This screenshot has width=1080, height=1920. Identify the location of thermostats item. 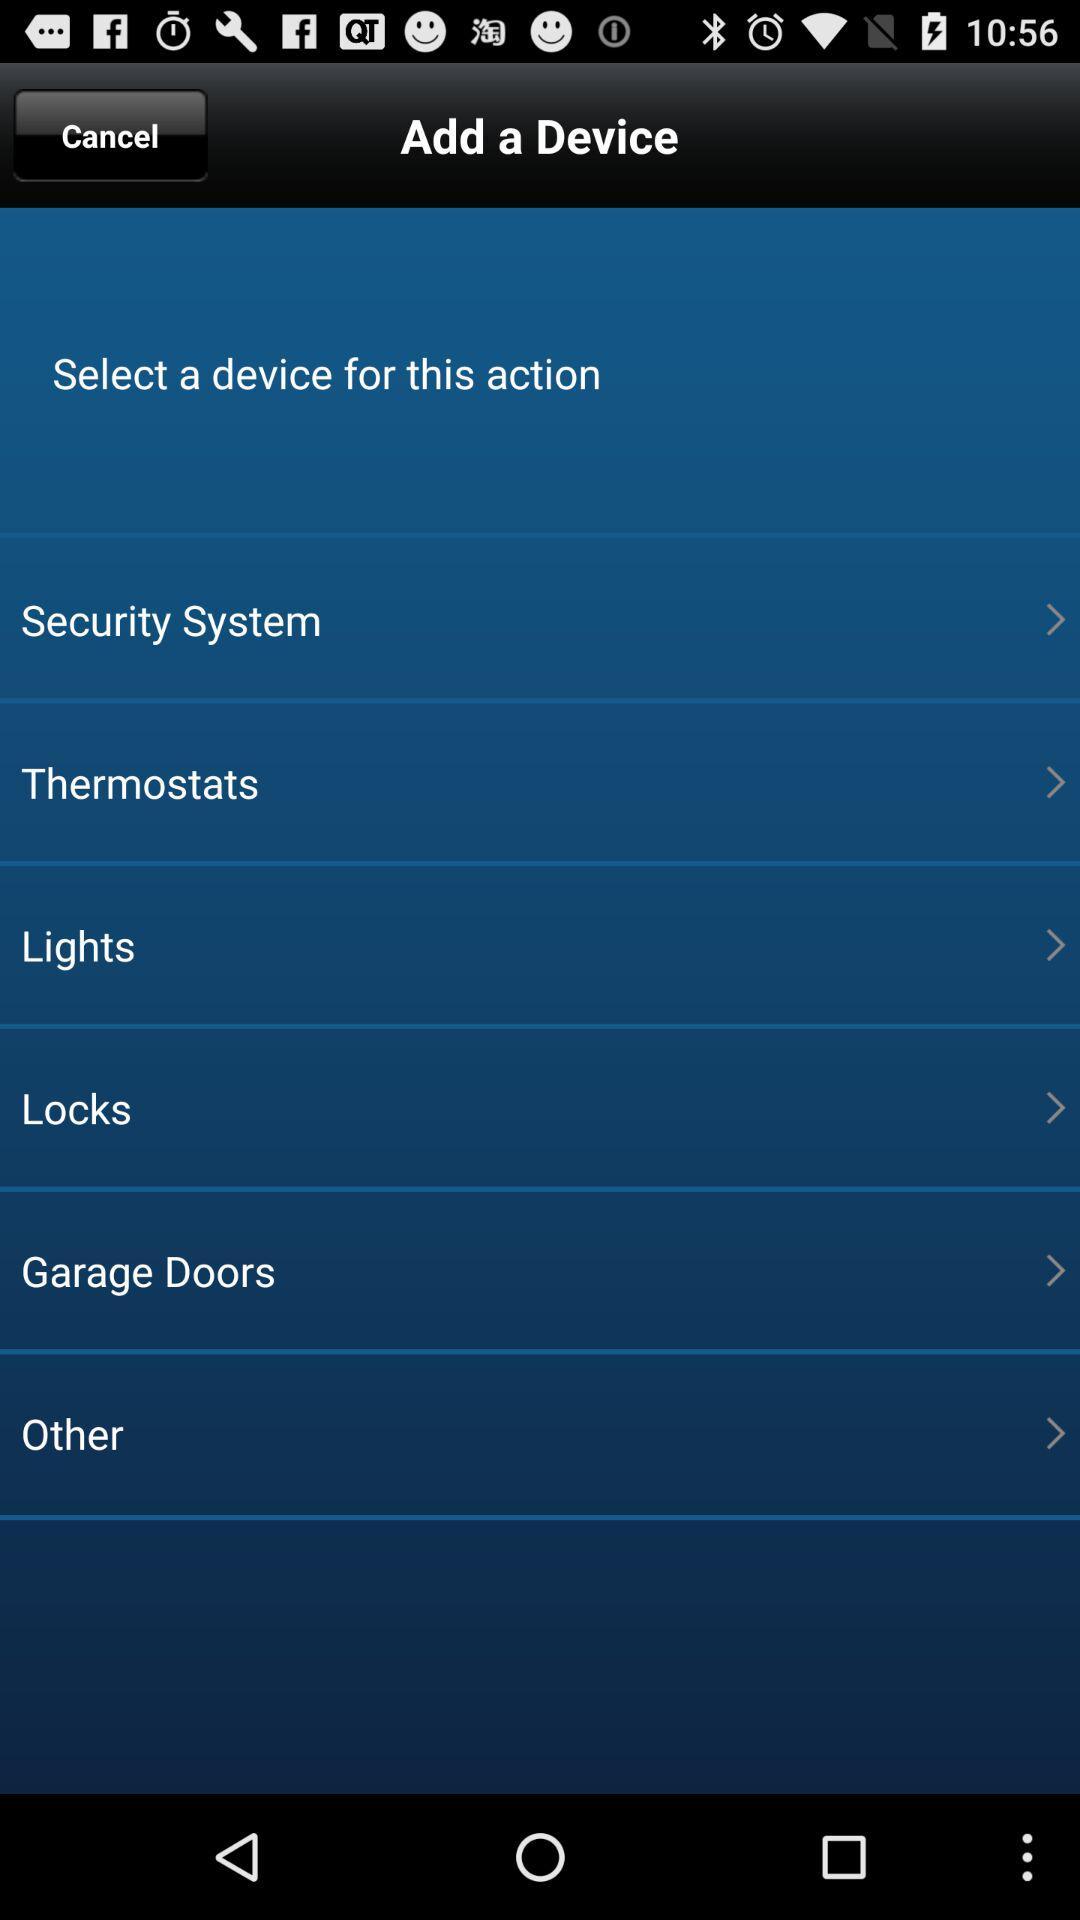
(532, 781).